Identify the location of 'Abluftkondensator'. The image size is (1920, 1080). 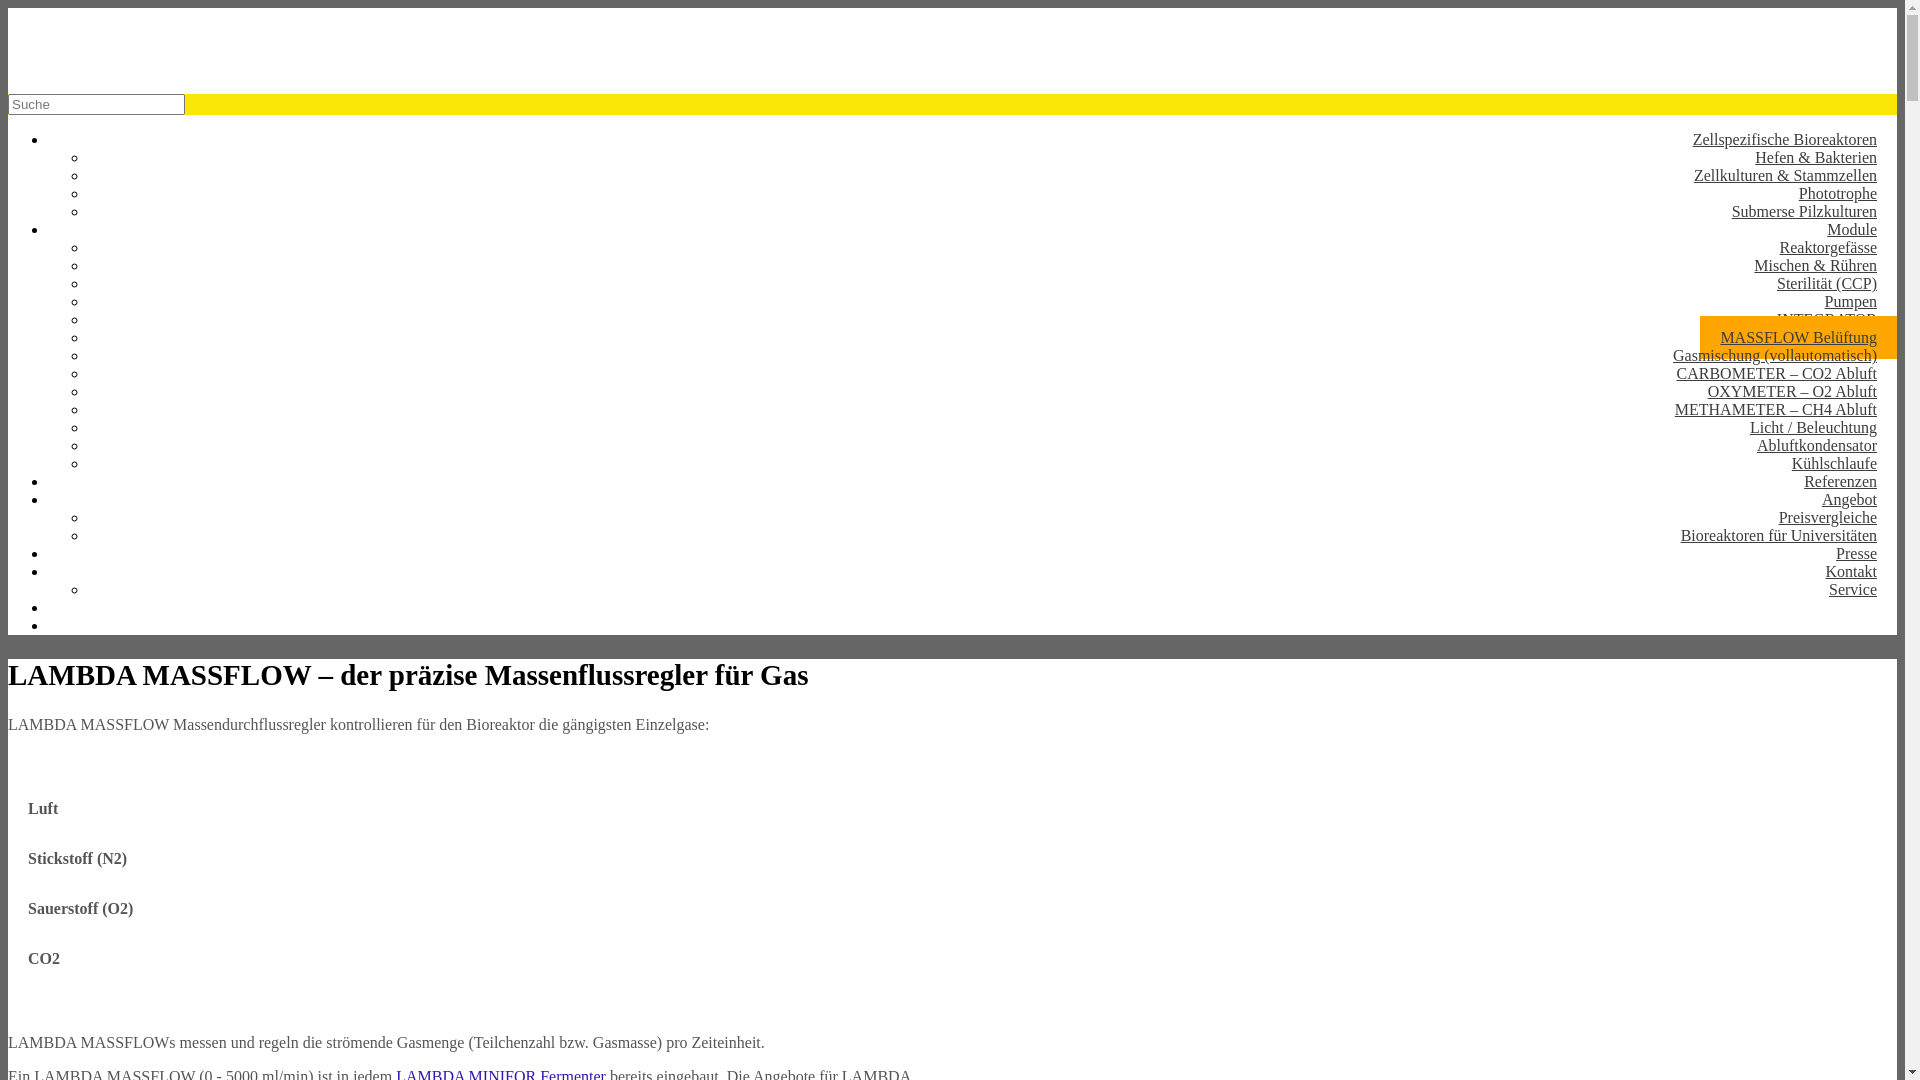
(1817, 444).